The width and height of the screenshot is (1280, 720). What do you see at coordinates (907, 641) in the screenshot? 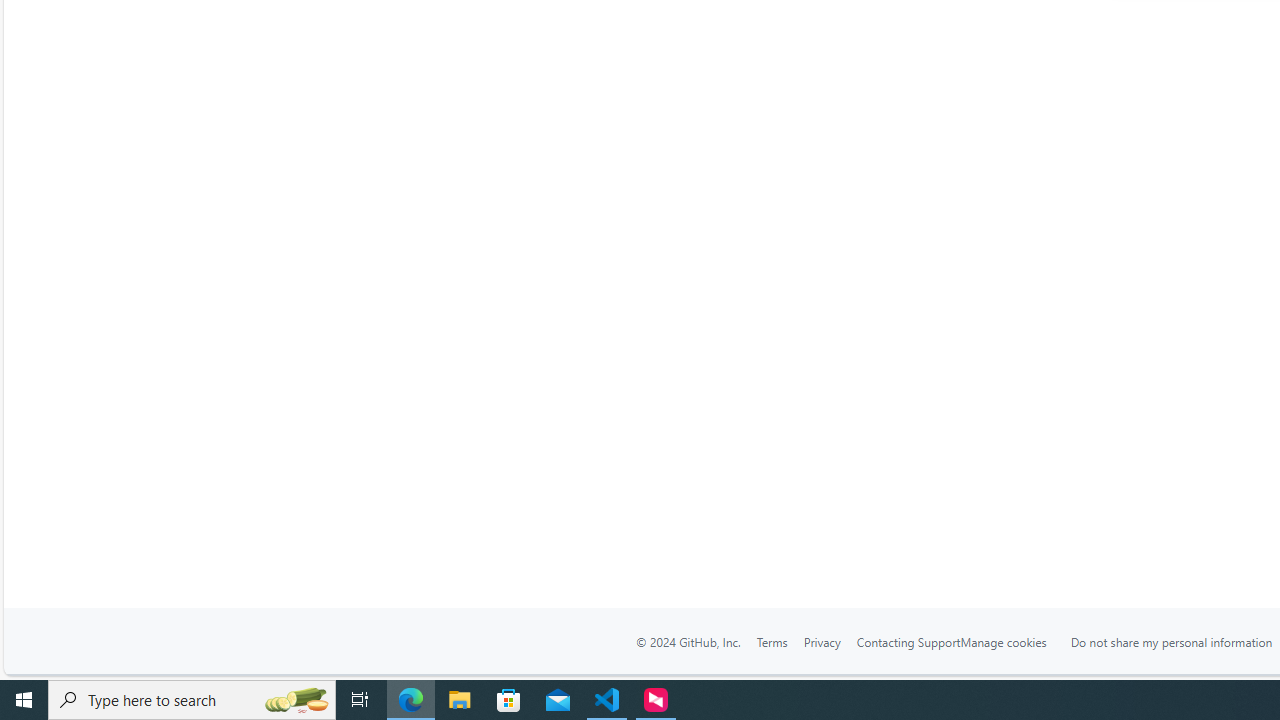
I see `'Contacting Support'` at bounding box center [907, 641].